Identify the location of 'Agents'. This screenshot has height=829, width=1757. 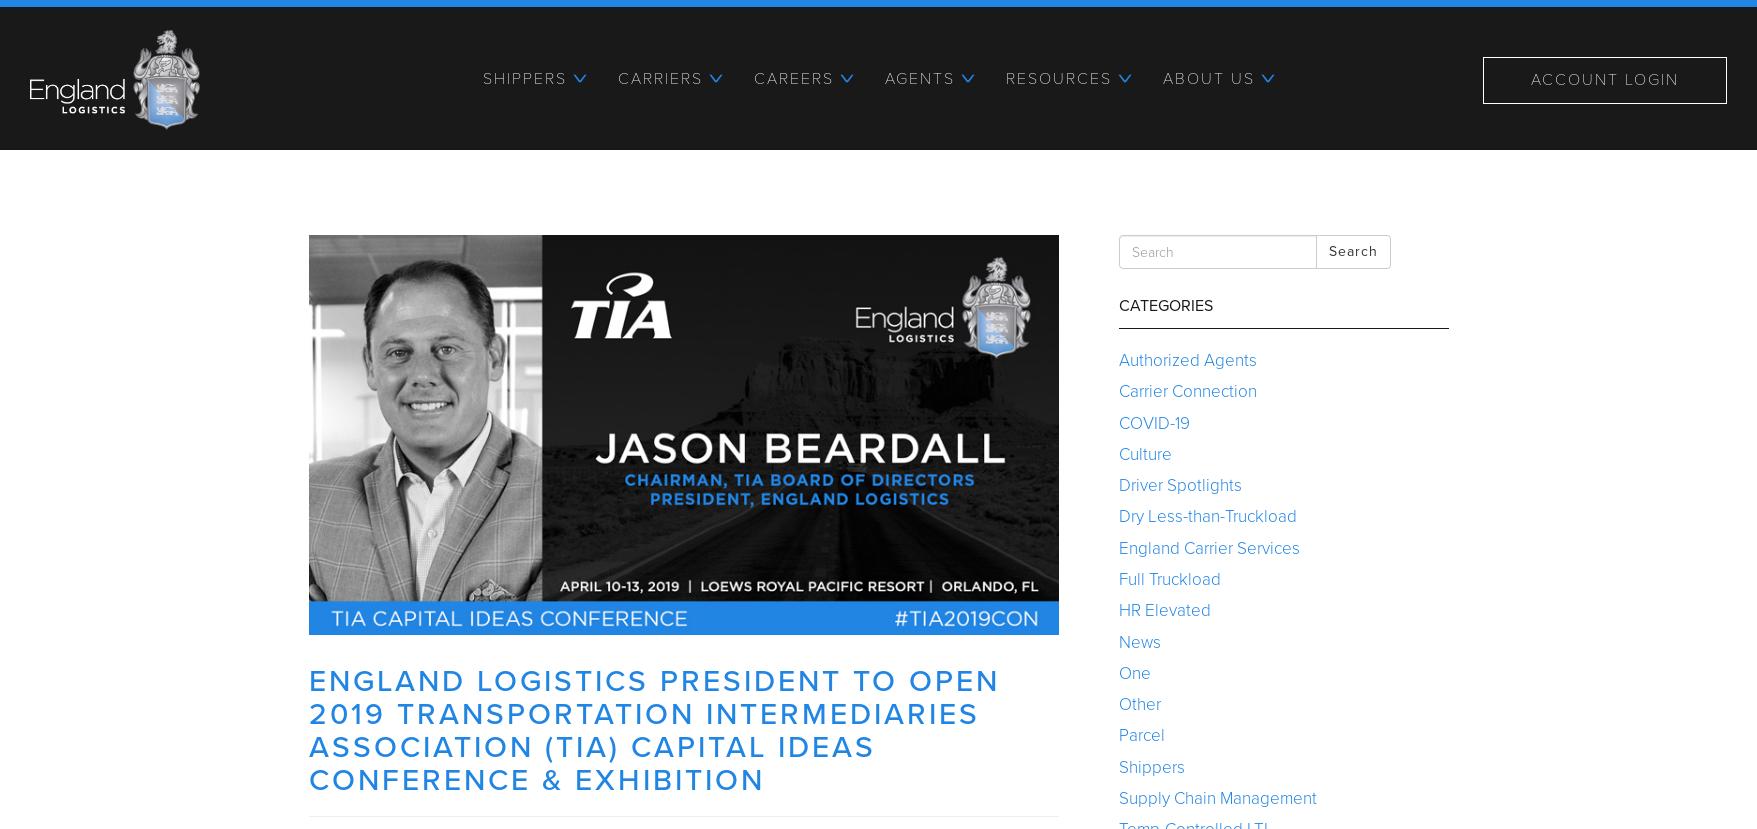
(882, 79).